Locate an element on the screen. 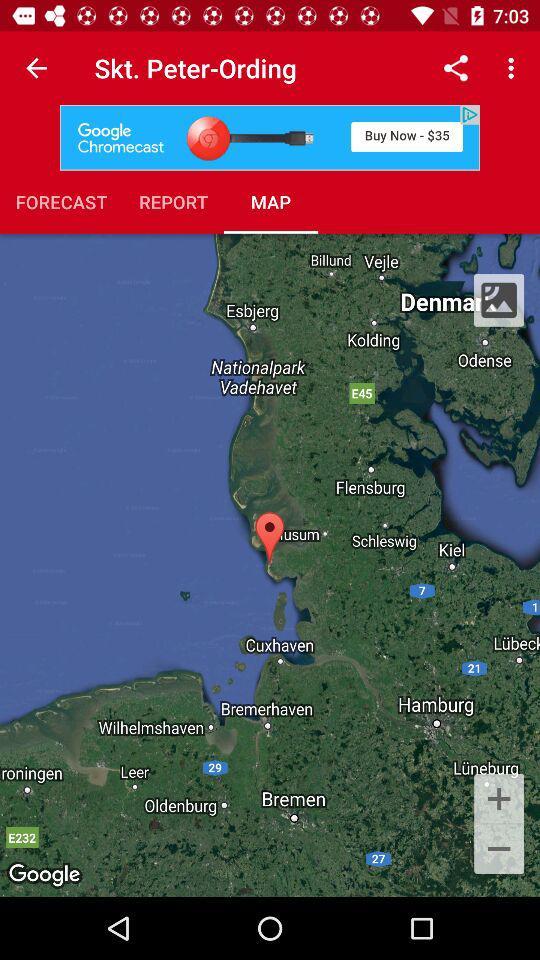 This screenshot has height=960, width=540. the icon below the forecast item is located at coordinates (270, 565).